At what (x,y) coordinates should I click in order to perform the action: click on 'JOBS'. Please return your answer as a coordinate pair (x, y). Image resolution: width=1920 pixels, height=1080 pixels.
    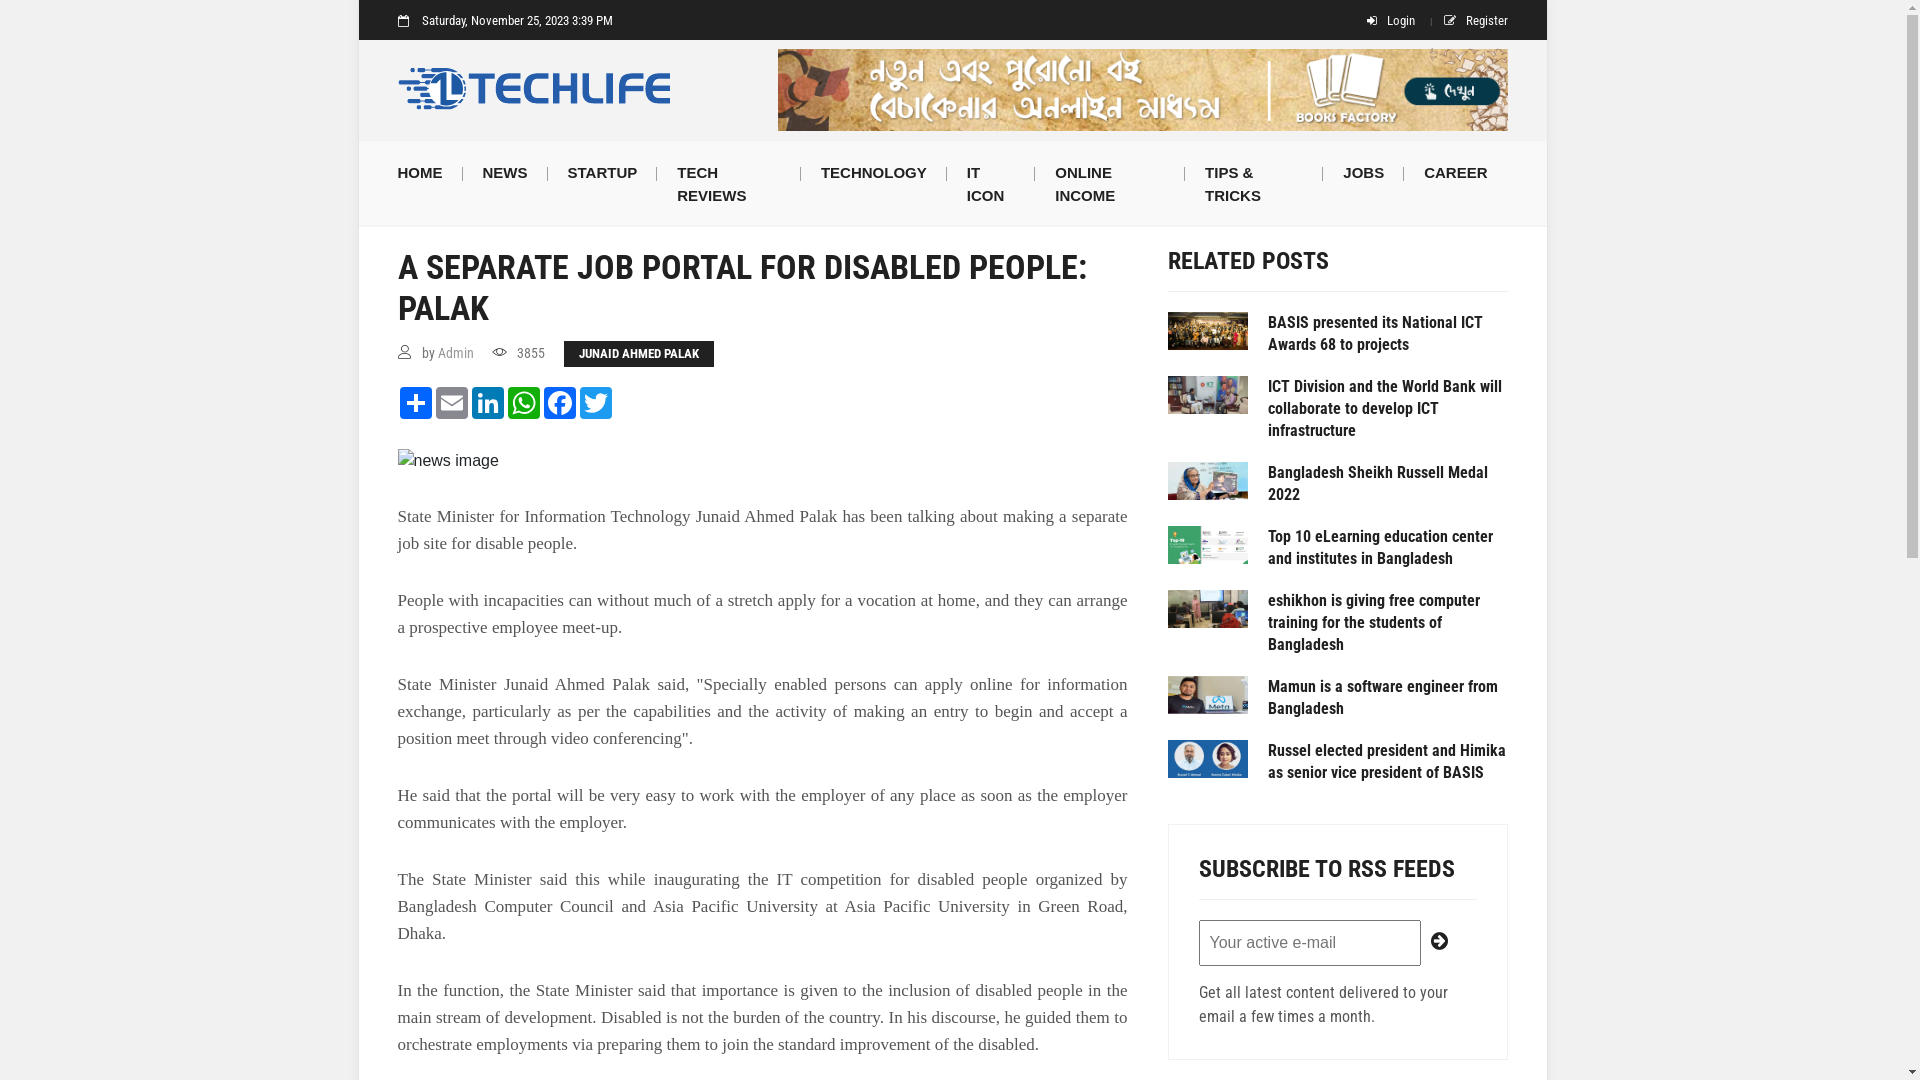
    Looking at the image, I should click on (1362, 171).